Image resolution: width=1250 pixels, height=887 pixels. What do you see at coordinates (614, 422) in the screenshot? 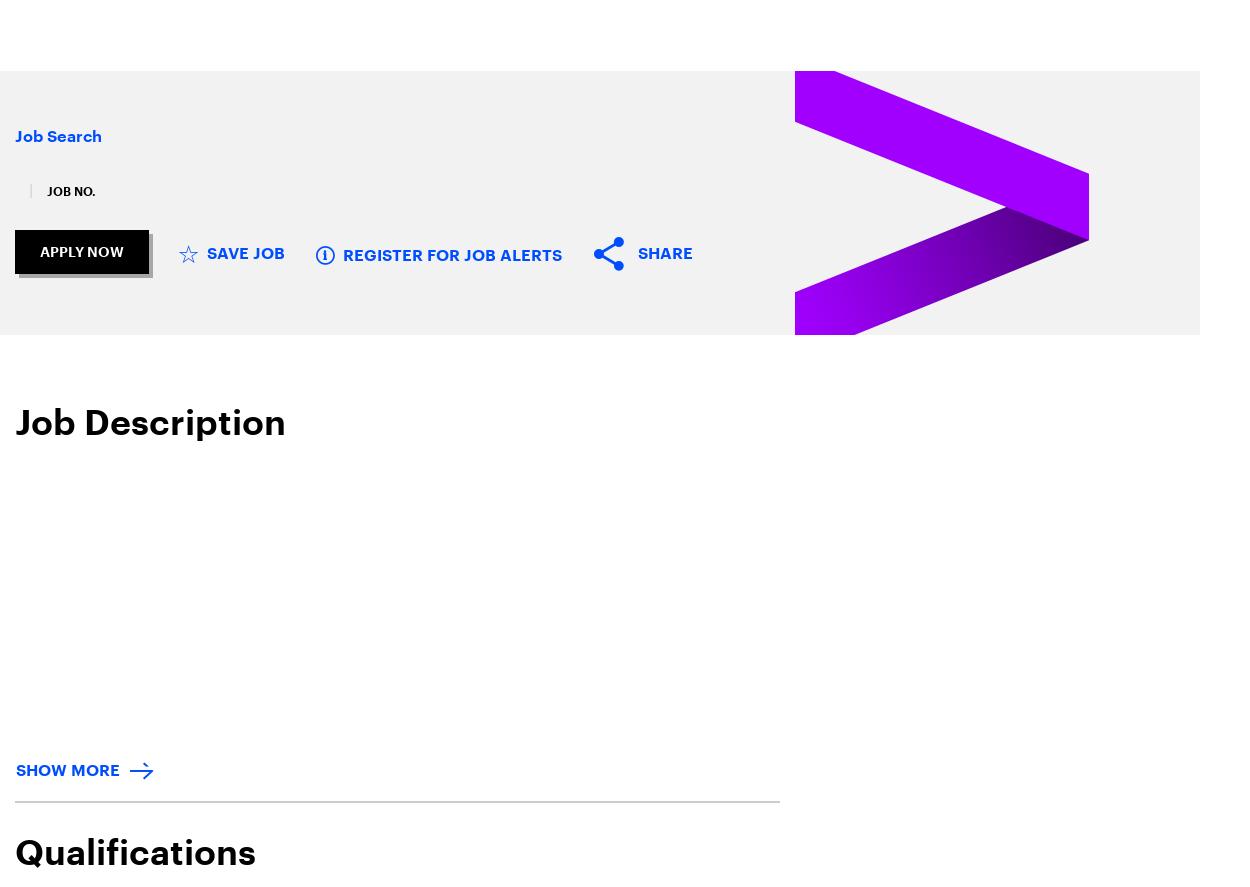
I see `'From entry-level to leadership, across all business and industry segments, get to know our people harnessing technology to make a difference, every day.'` at bounding box center [614, 422].